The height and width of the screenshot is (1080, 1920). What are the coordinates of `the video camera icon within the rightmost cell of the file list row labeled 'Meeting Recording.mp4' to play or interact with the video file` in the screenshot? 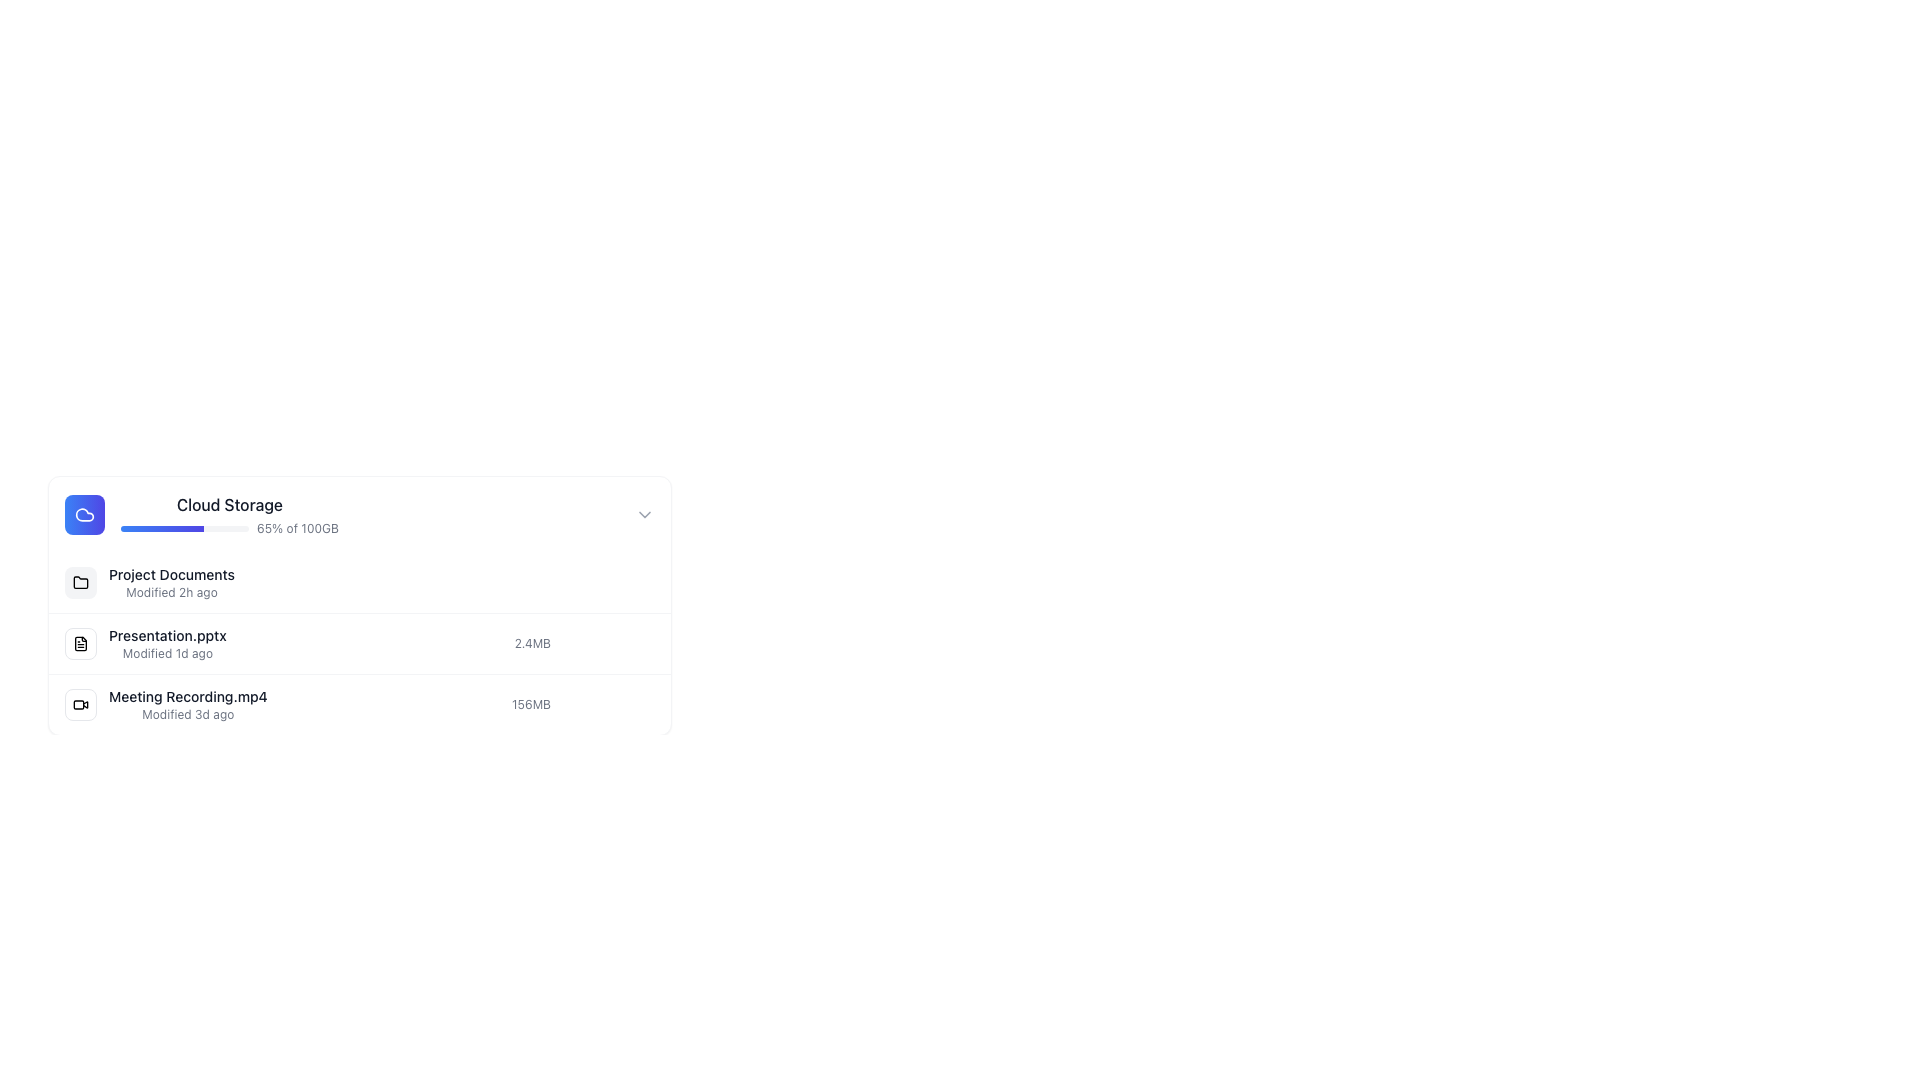 It's located at (80, 704).